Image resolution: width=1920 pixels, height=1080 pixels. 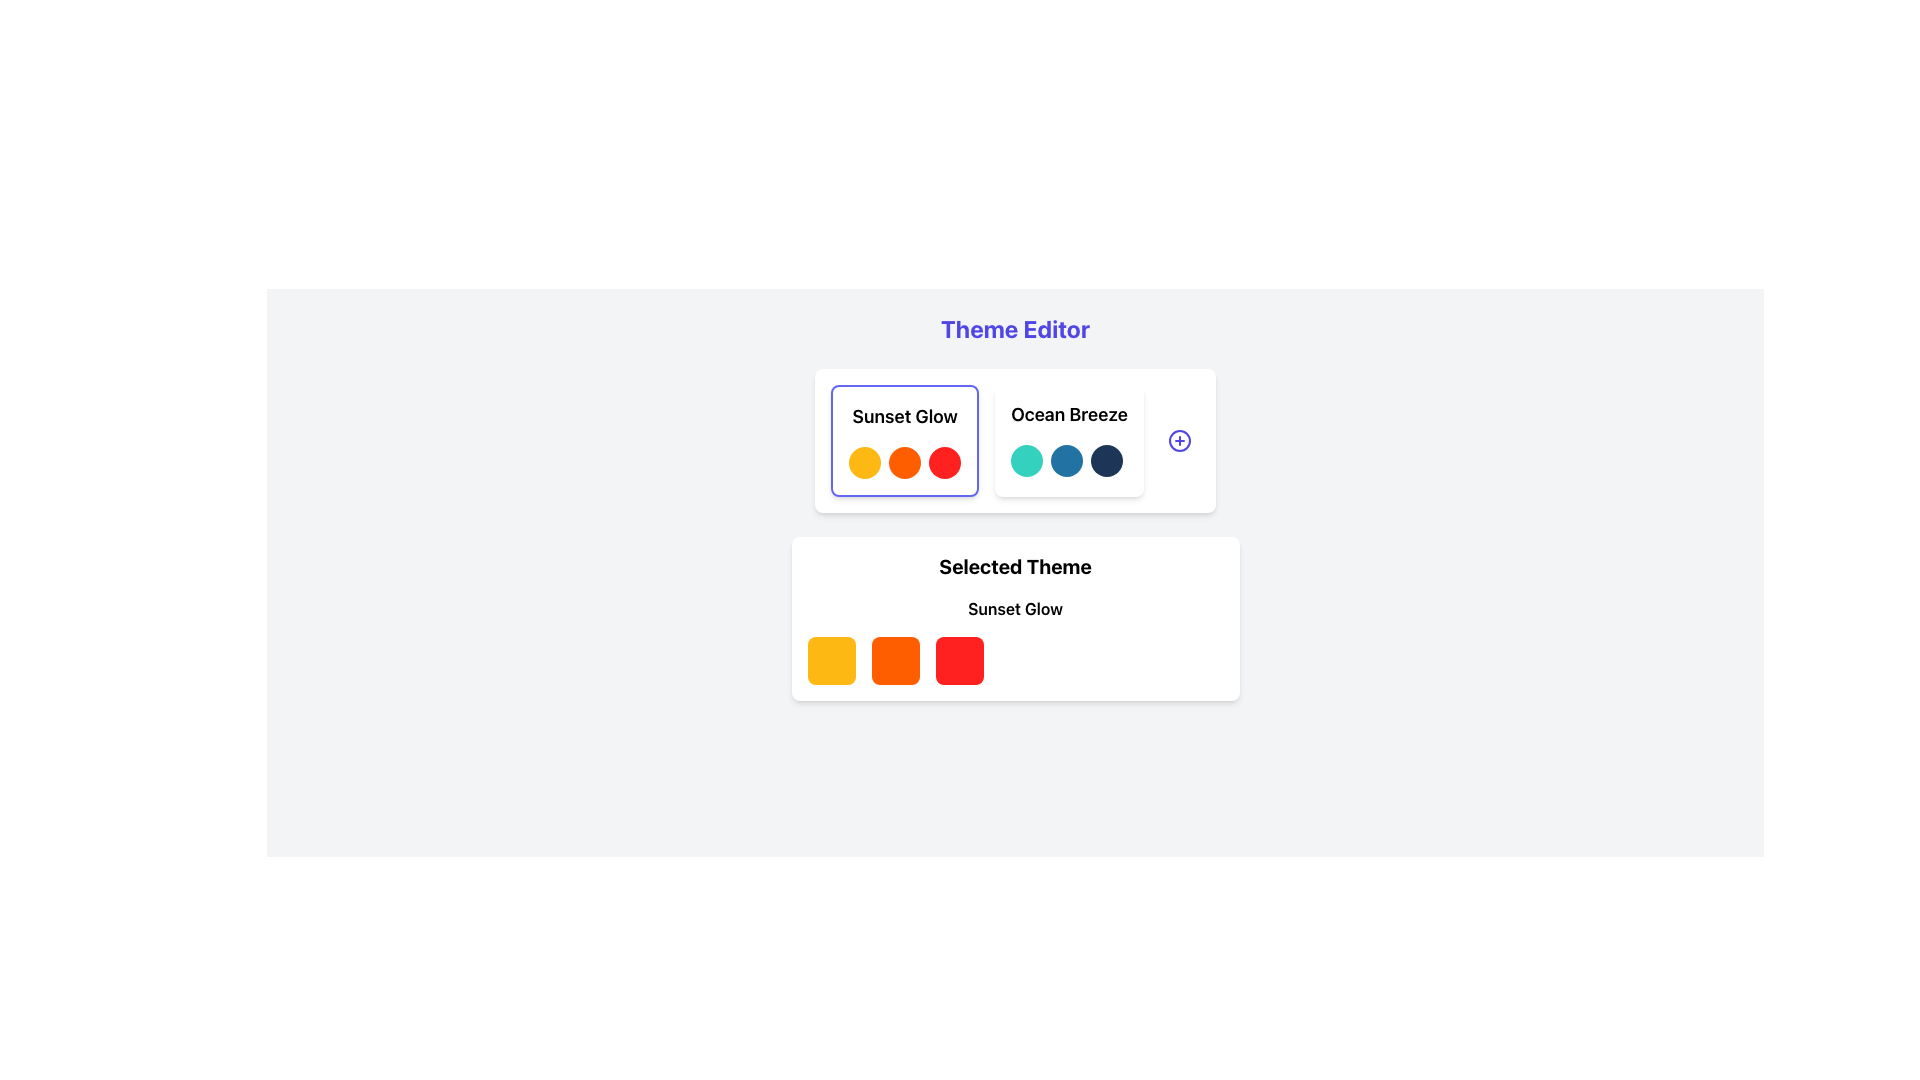 What do you see at coordinates (1066, 461) in the screenshot?
I see `the middle decorative circle indicator within the 'Ocean Breeze' theme selection` at bounding box center [1066, 461].